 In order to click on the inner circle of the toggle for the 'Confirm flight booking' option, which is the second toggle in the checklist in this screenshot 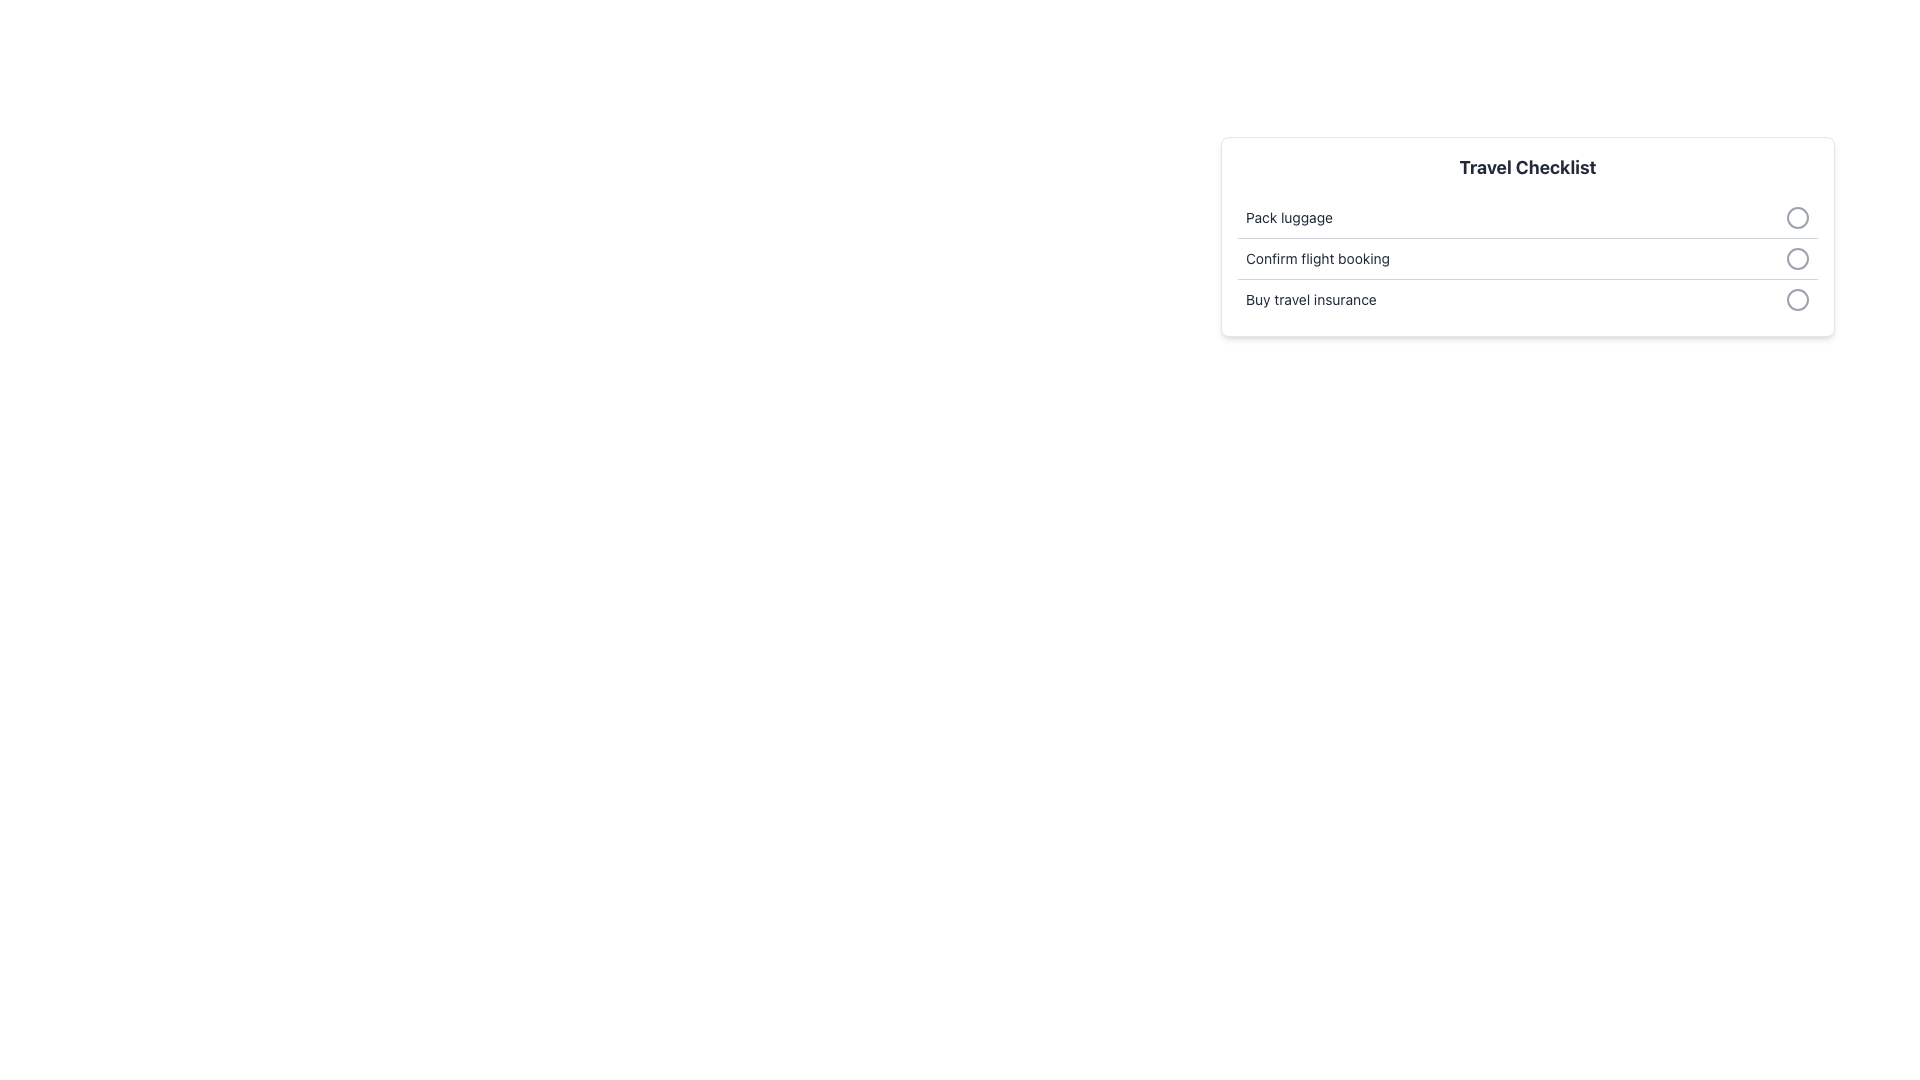, I will do `click(1798, 257)`.